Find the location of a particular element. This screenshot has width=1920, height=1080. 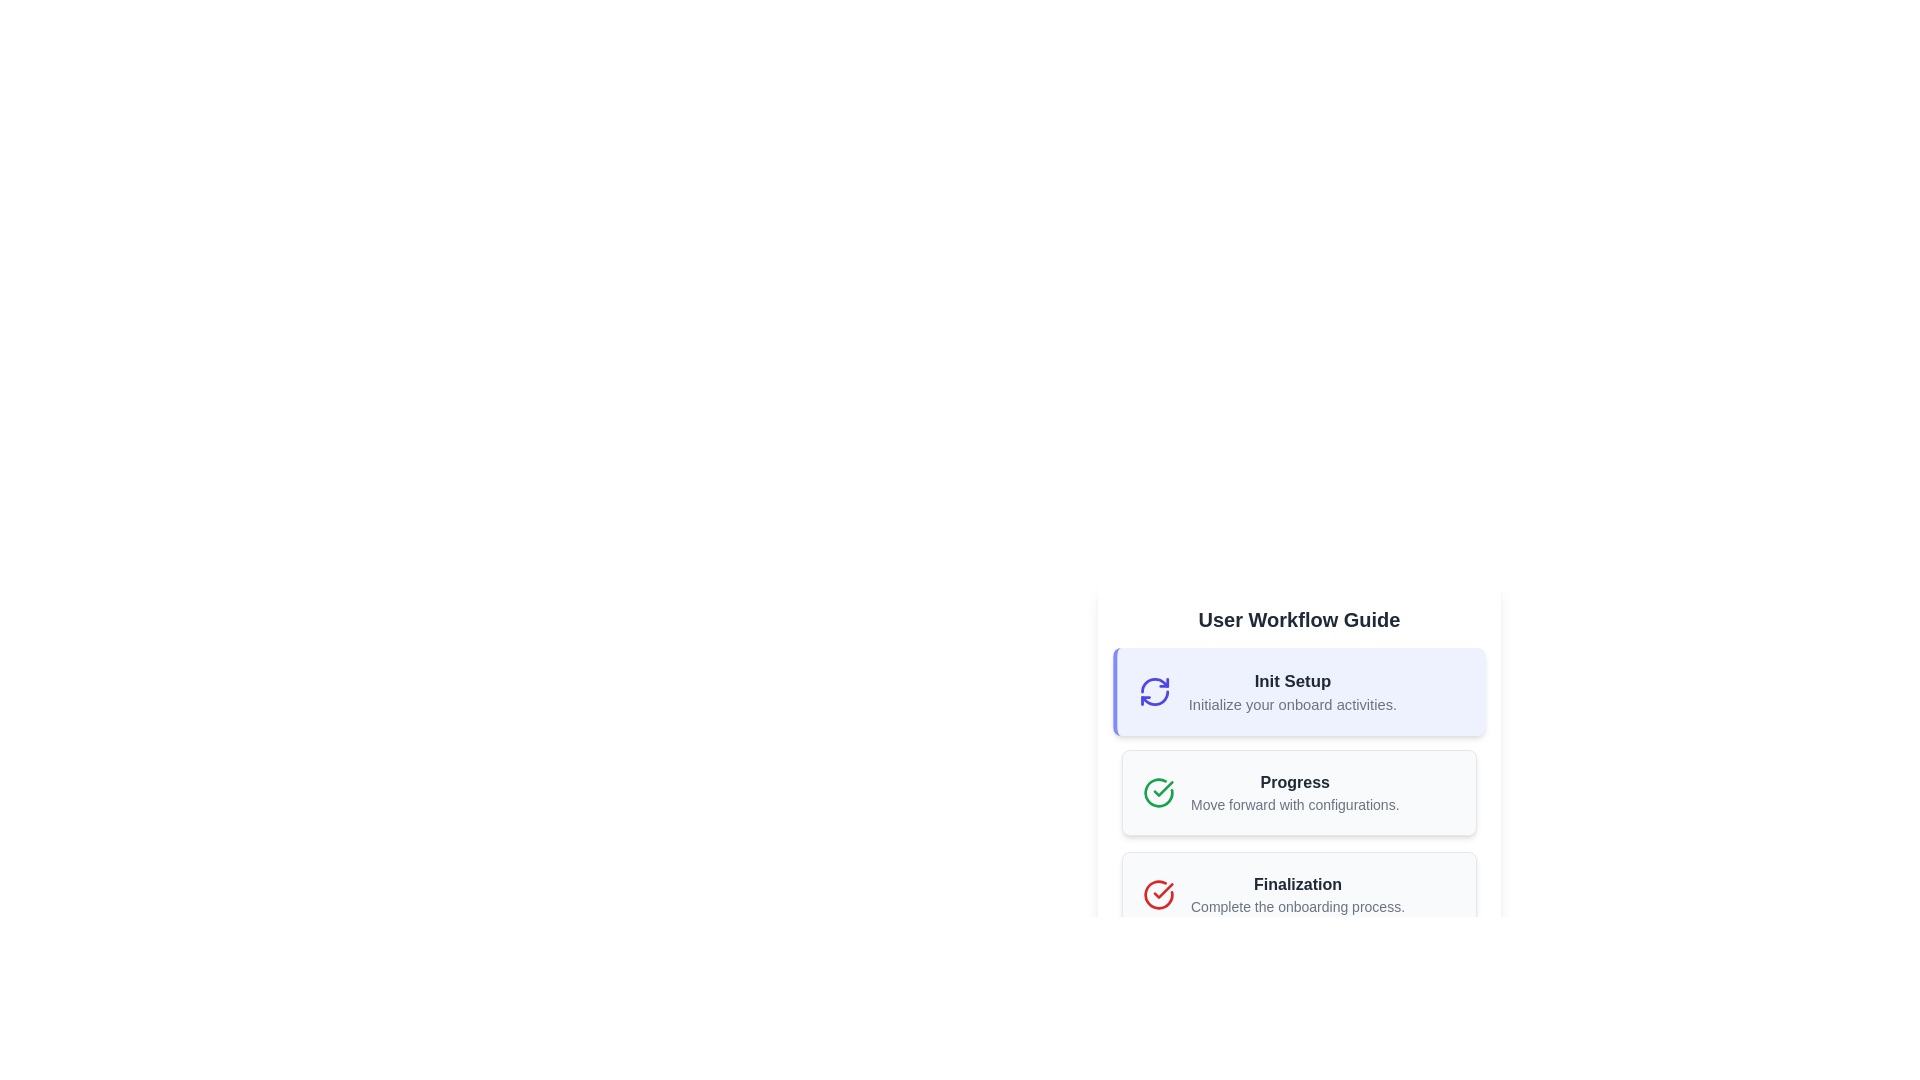

the large centered header labeled 'User Workflow Guide', which is styled in bold dark text and located at the top center of the interface is located at coordinates (1299, 619).